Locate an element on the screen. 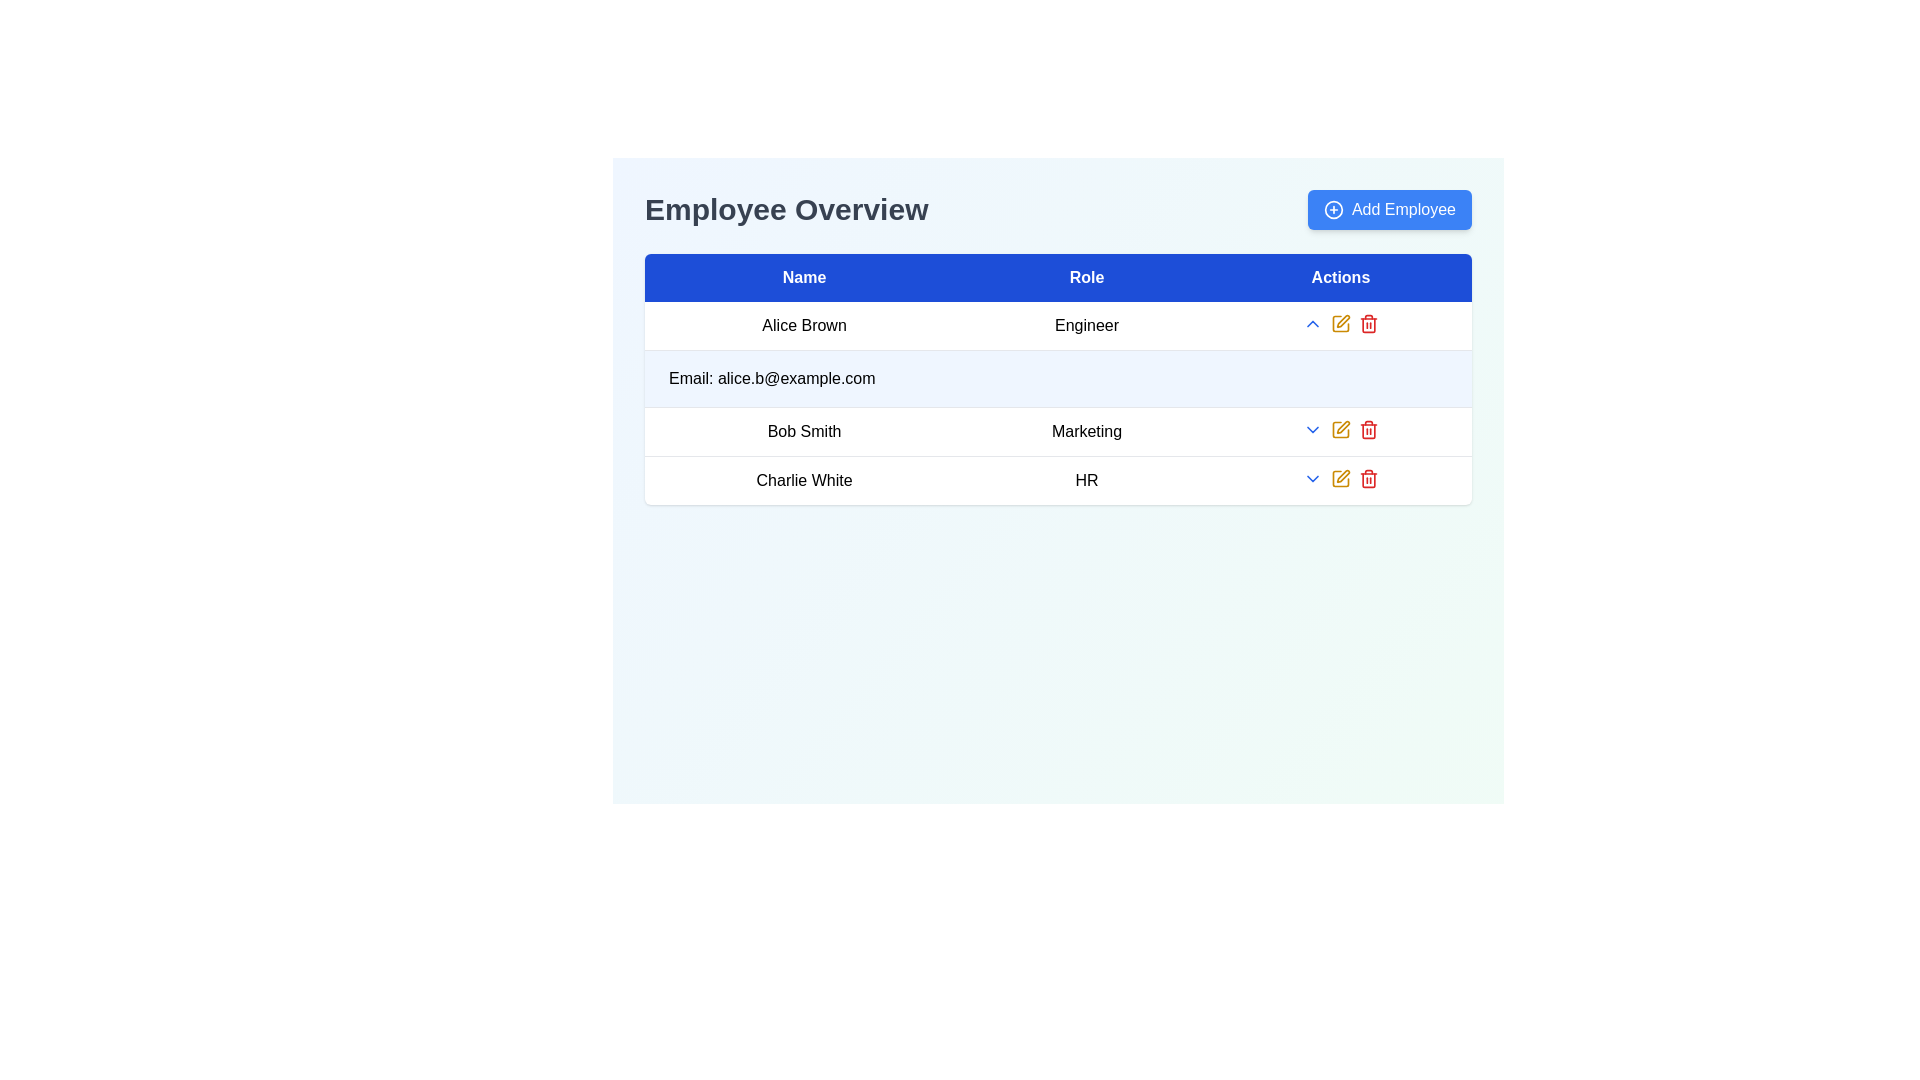  the Text display element containing the text 'Marketing', which is aligned with 'Name' and 'Actions' columns in the row for 'Bob Smith' is located at coordinates (1086, 431).